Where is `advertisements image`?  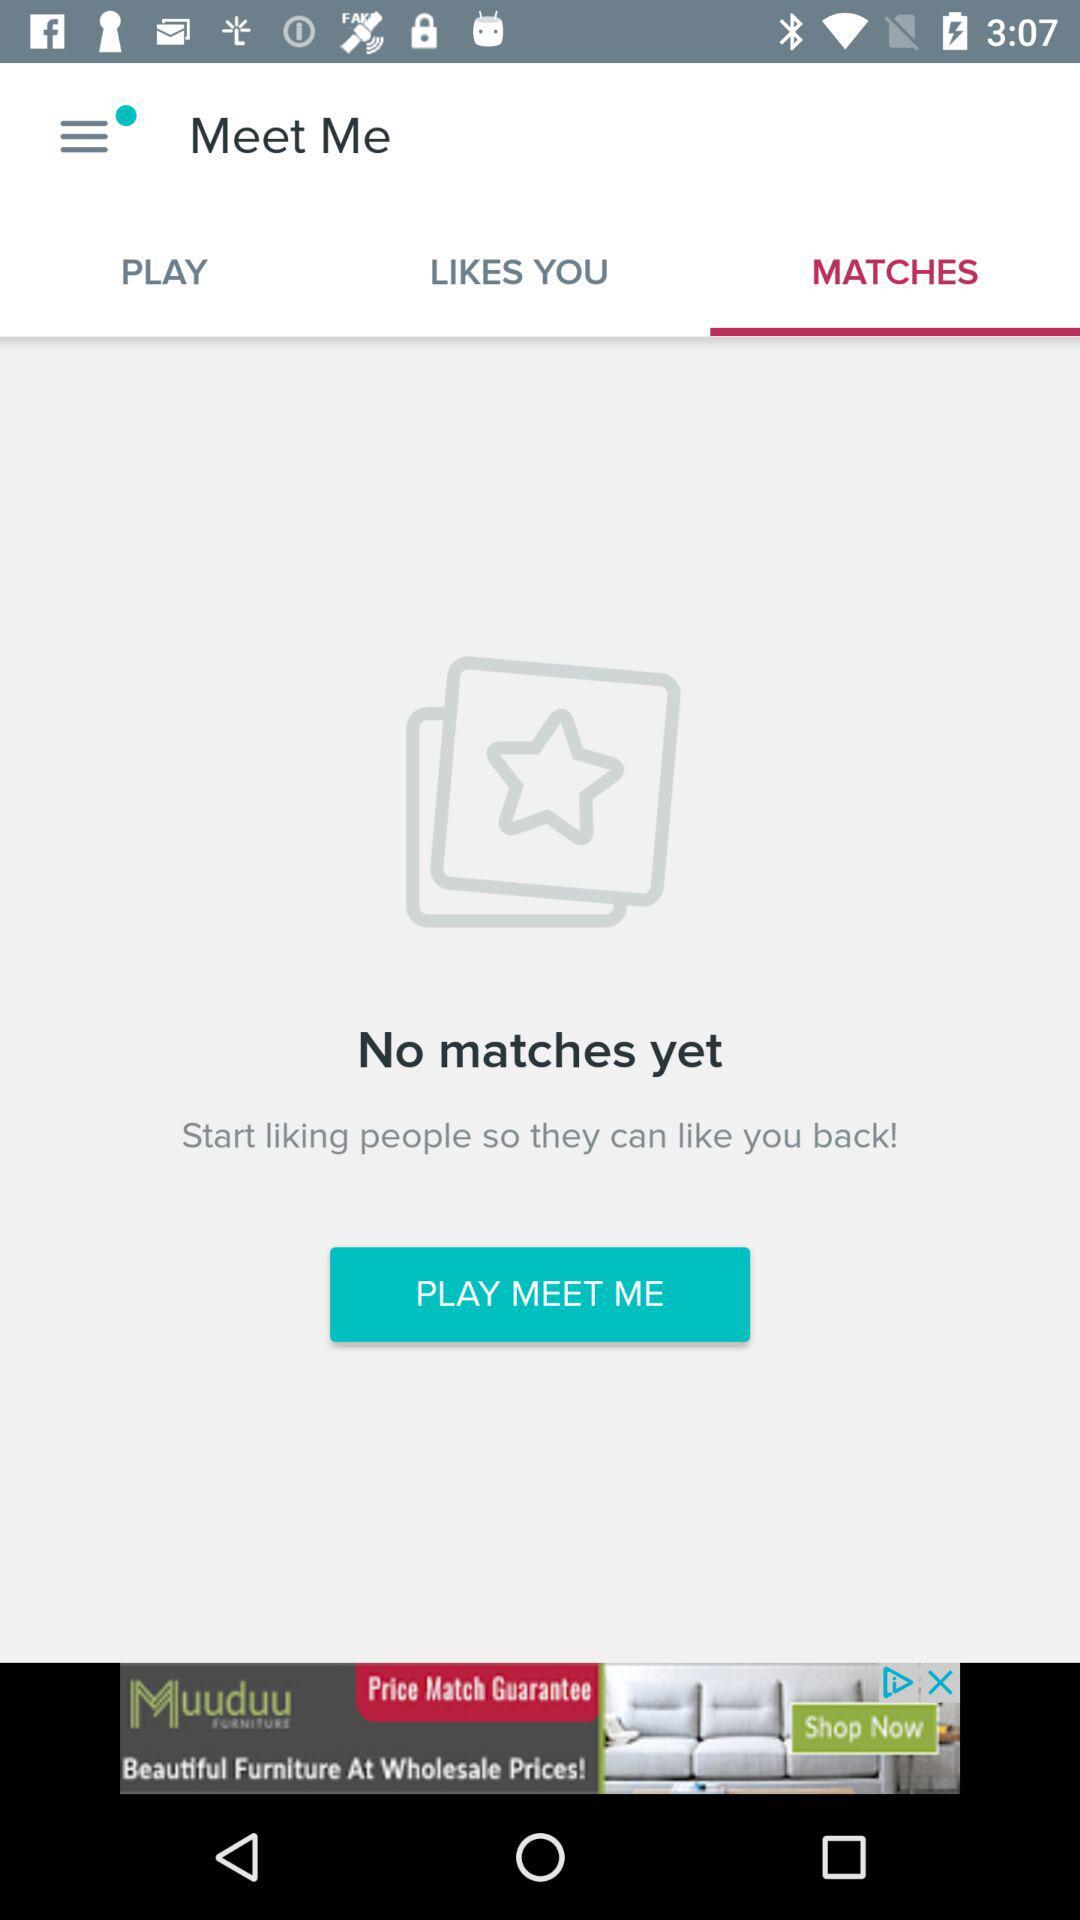
advertisements image is located at coordinates (540, 1727).